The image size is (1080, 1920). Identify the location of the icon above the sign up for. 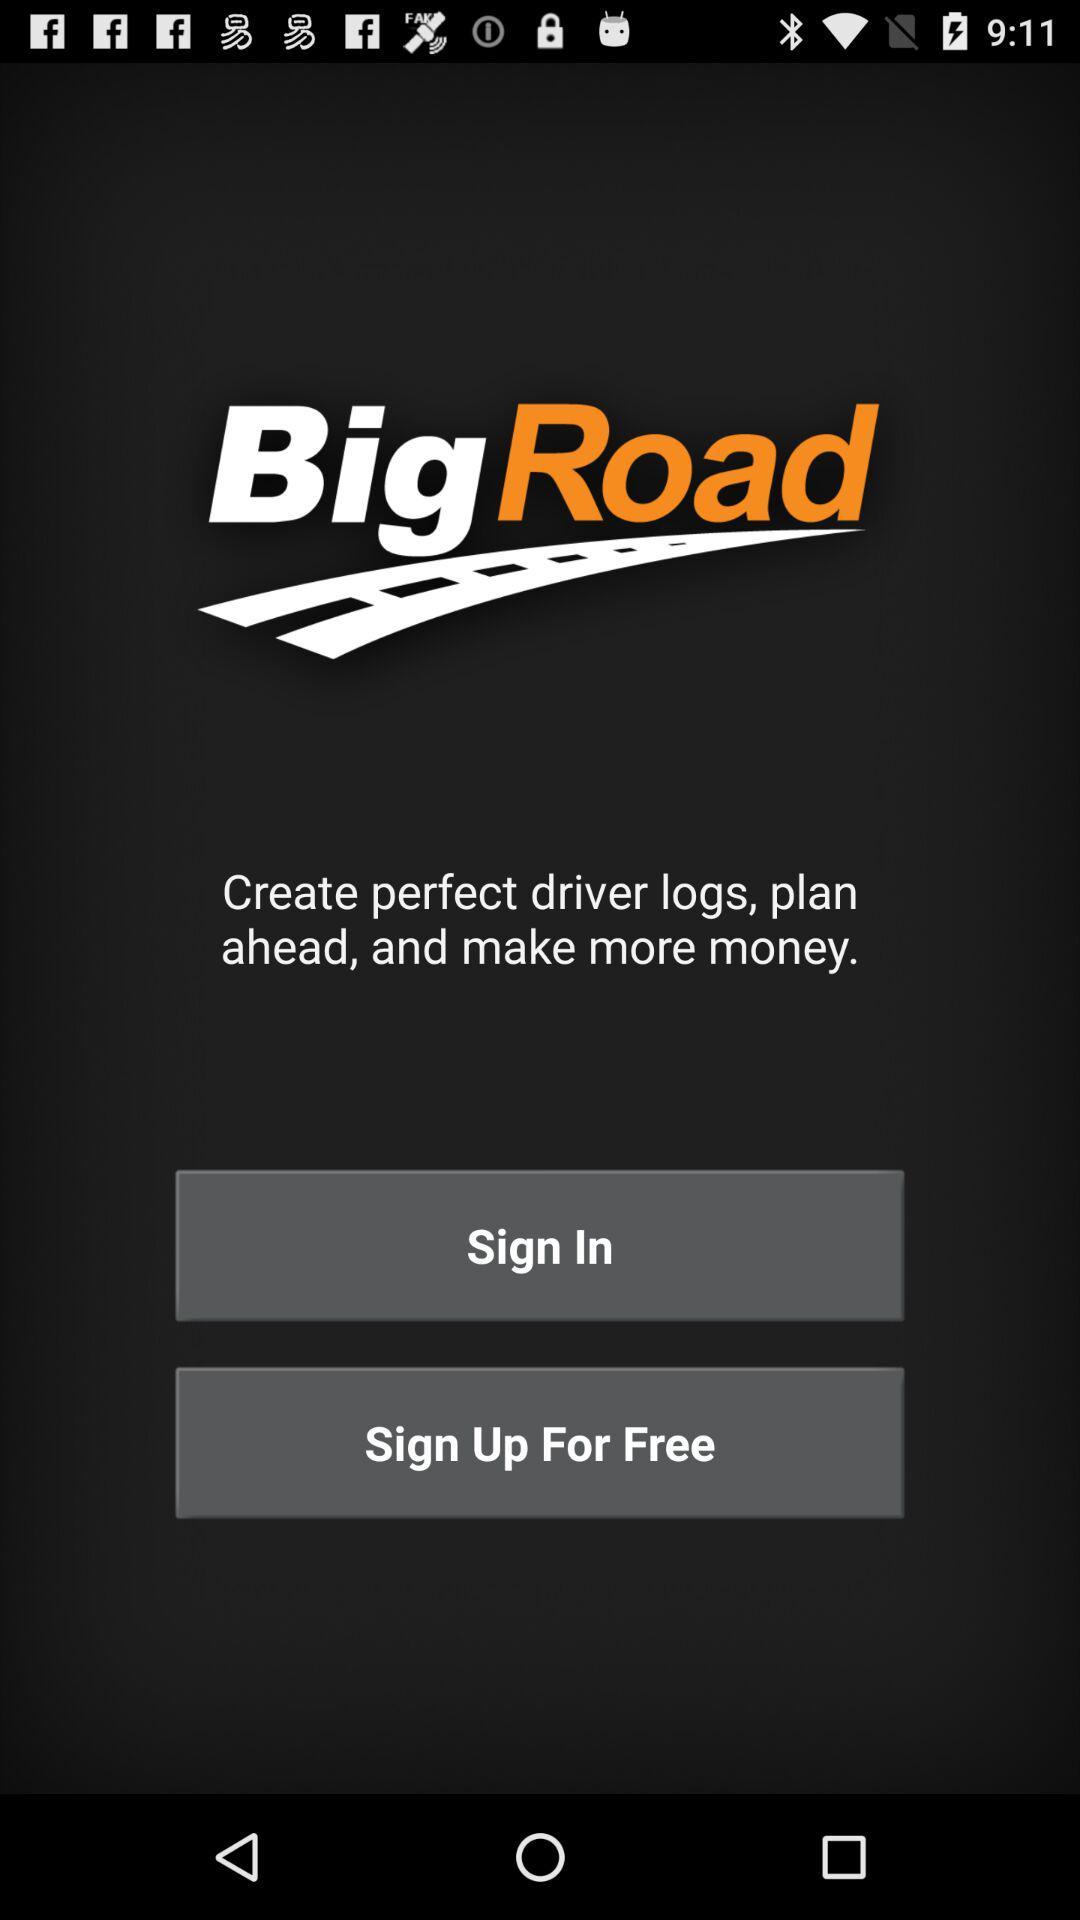
(540, 1244).